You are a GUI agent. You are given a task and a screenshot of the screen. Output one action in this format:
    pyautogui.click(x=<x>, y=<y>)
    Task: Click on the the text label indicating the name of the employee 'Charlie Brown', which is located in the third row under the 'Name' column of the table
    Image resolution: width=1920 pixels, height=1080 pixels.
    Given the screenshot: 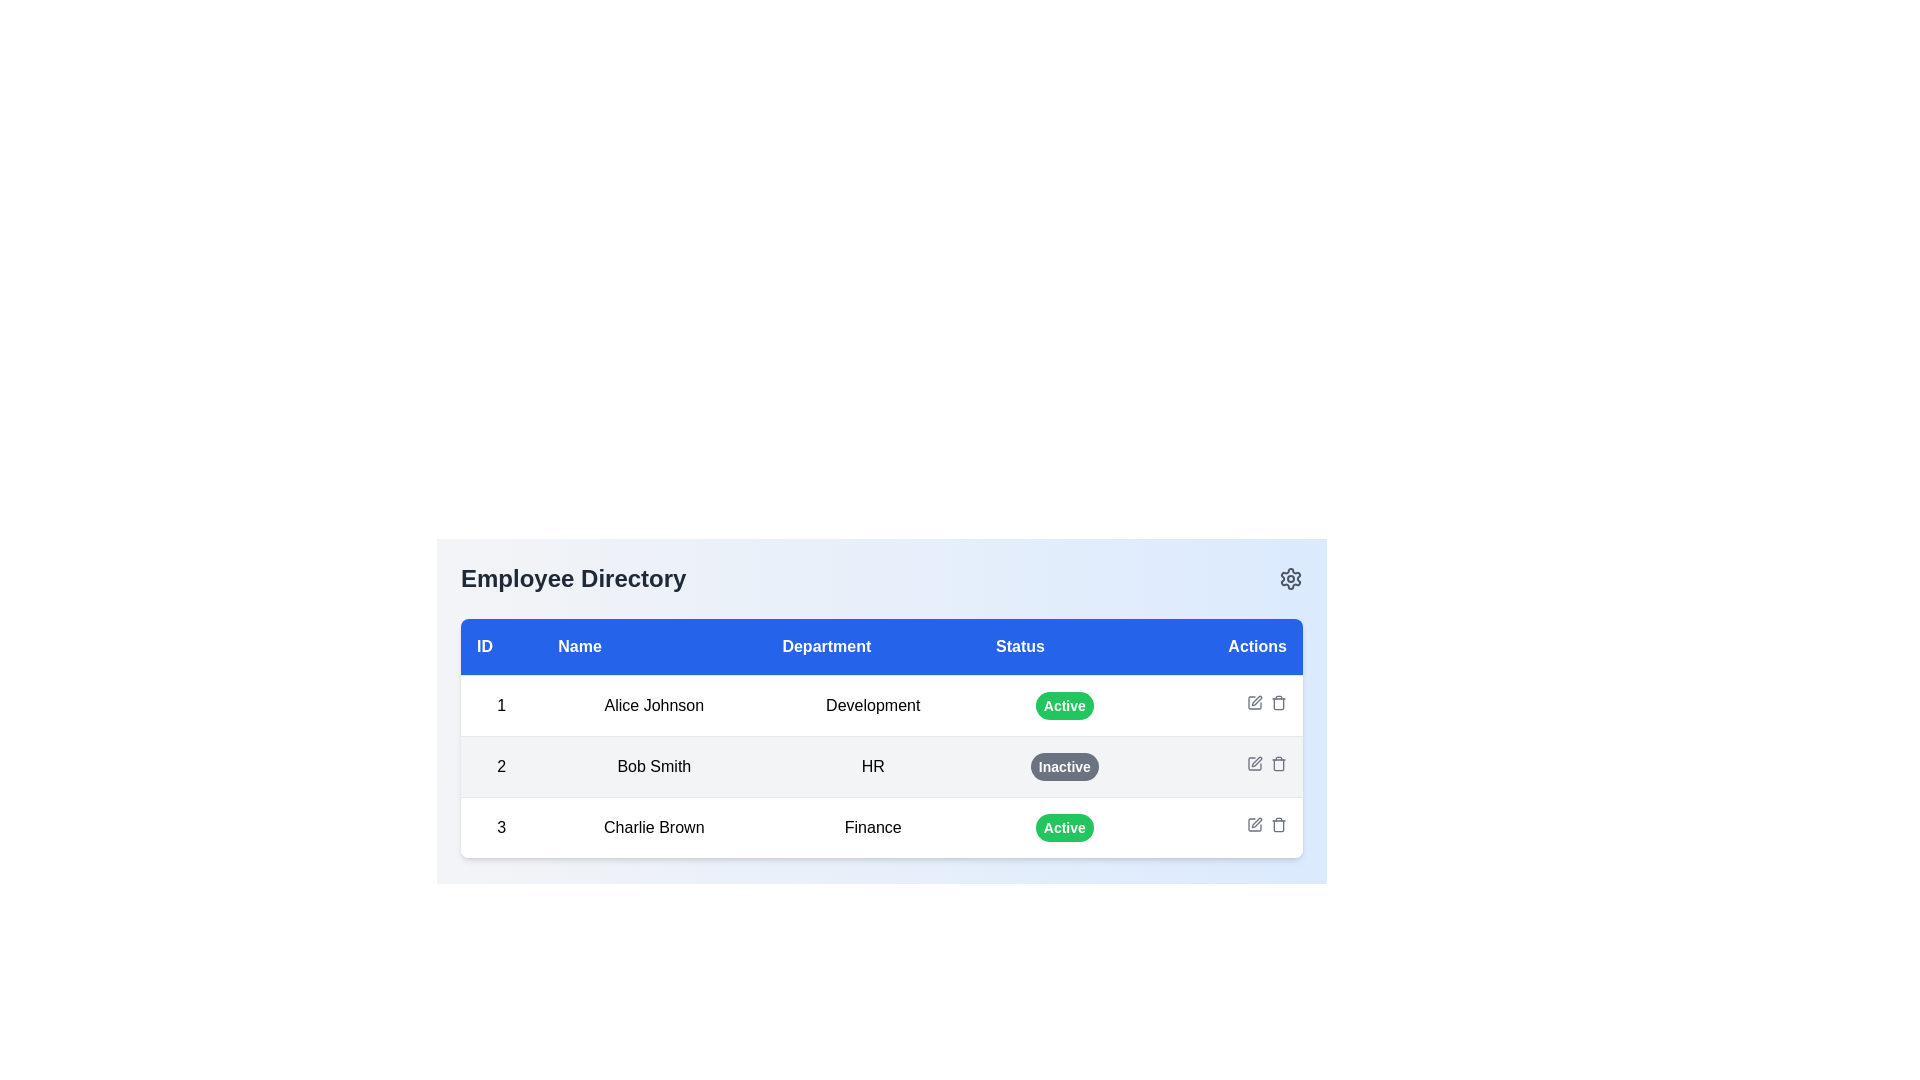 What is the action you would take?
    pyautogui.click(x=654, y=827)
    